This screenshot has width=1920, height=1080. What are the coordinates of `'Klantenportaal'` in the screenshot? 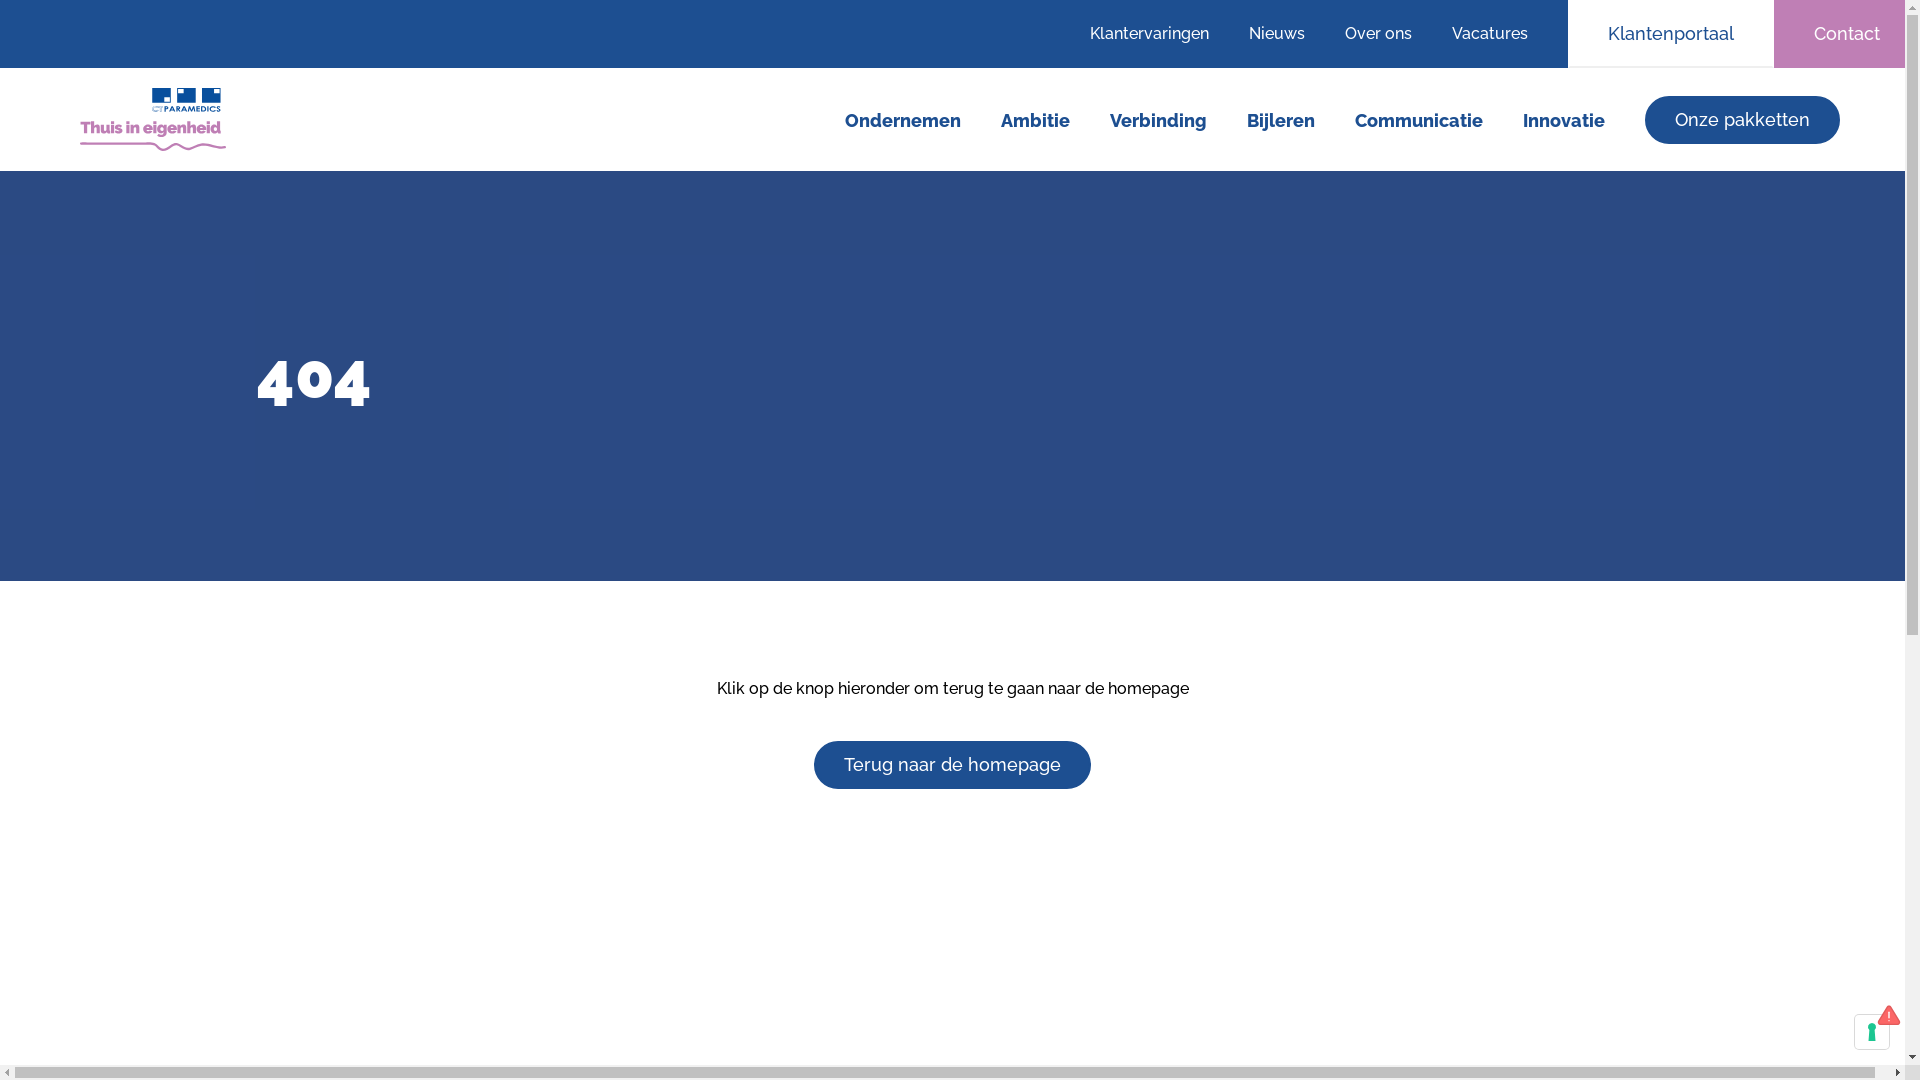 It's located at (1567, 34).